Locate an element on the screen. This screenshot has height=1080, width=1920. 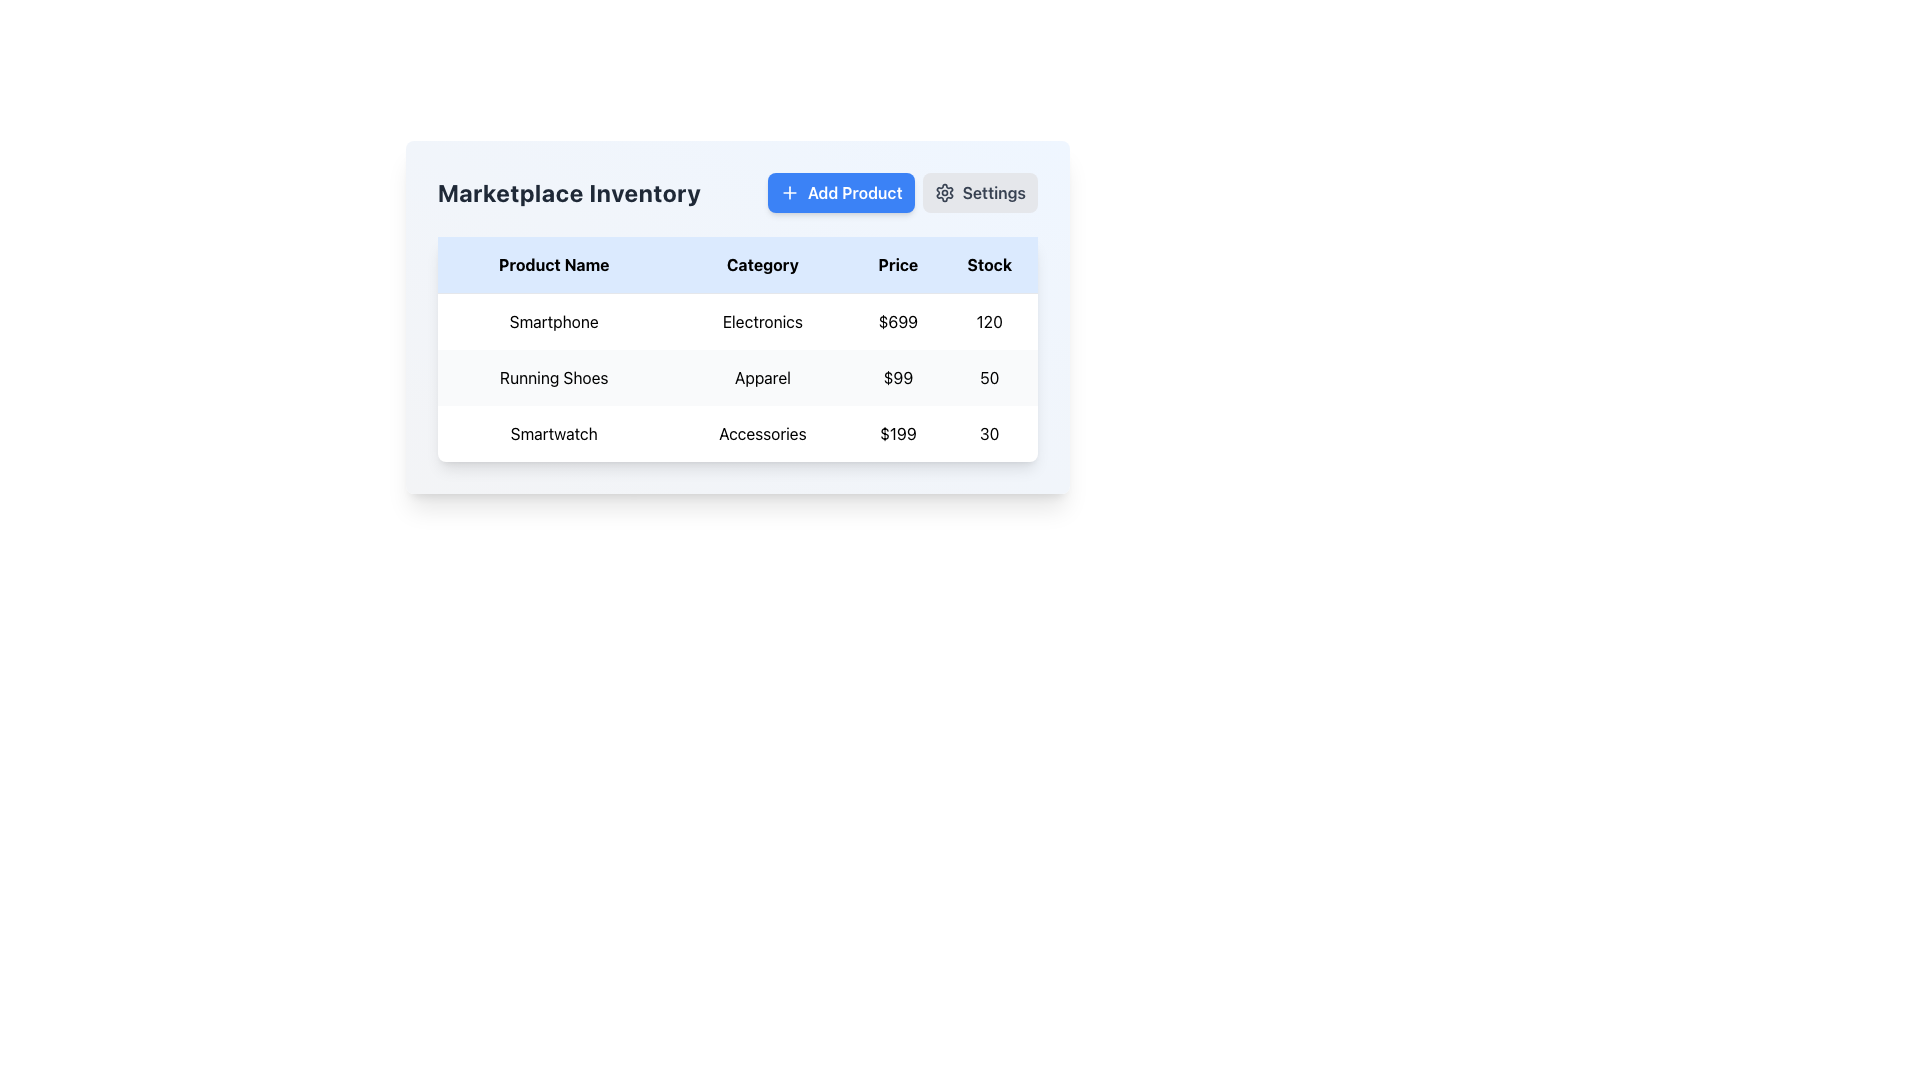
the text label displaying 'Running Shoes' located in the first cell of the second row of the data table is located at coordinates (554, 378).